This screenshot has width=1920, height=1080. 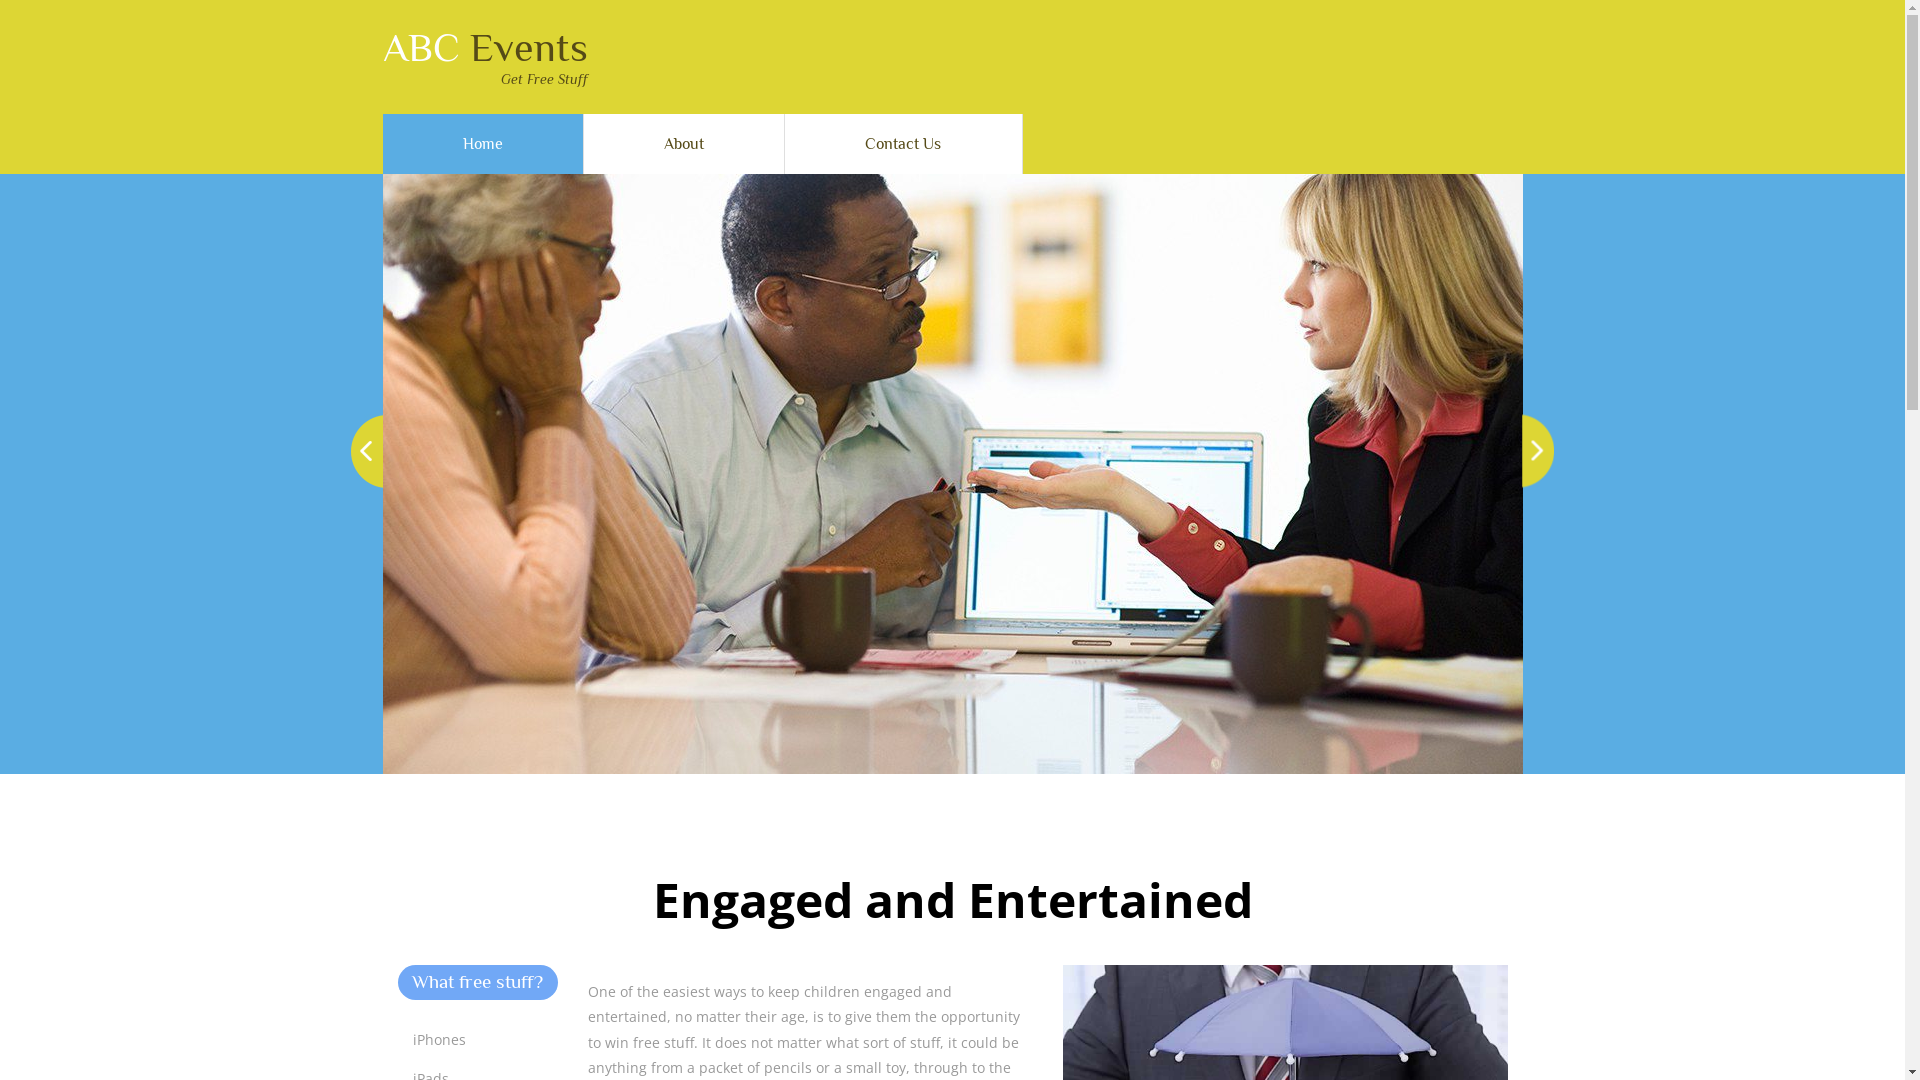 I want to click on 'Previous', so click(x=365, y=451).